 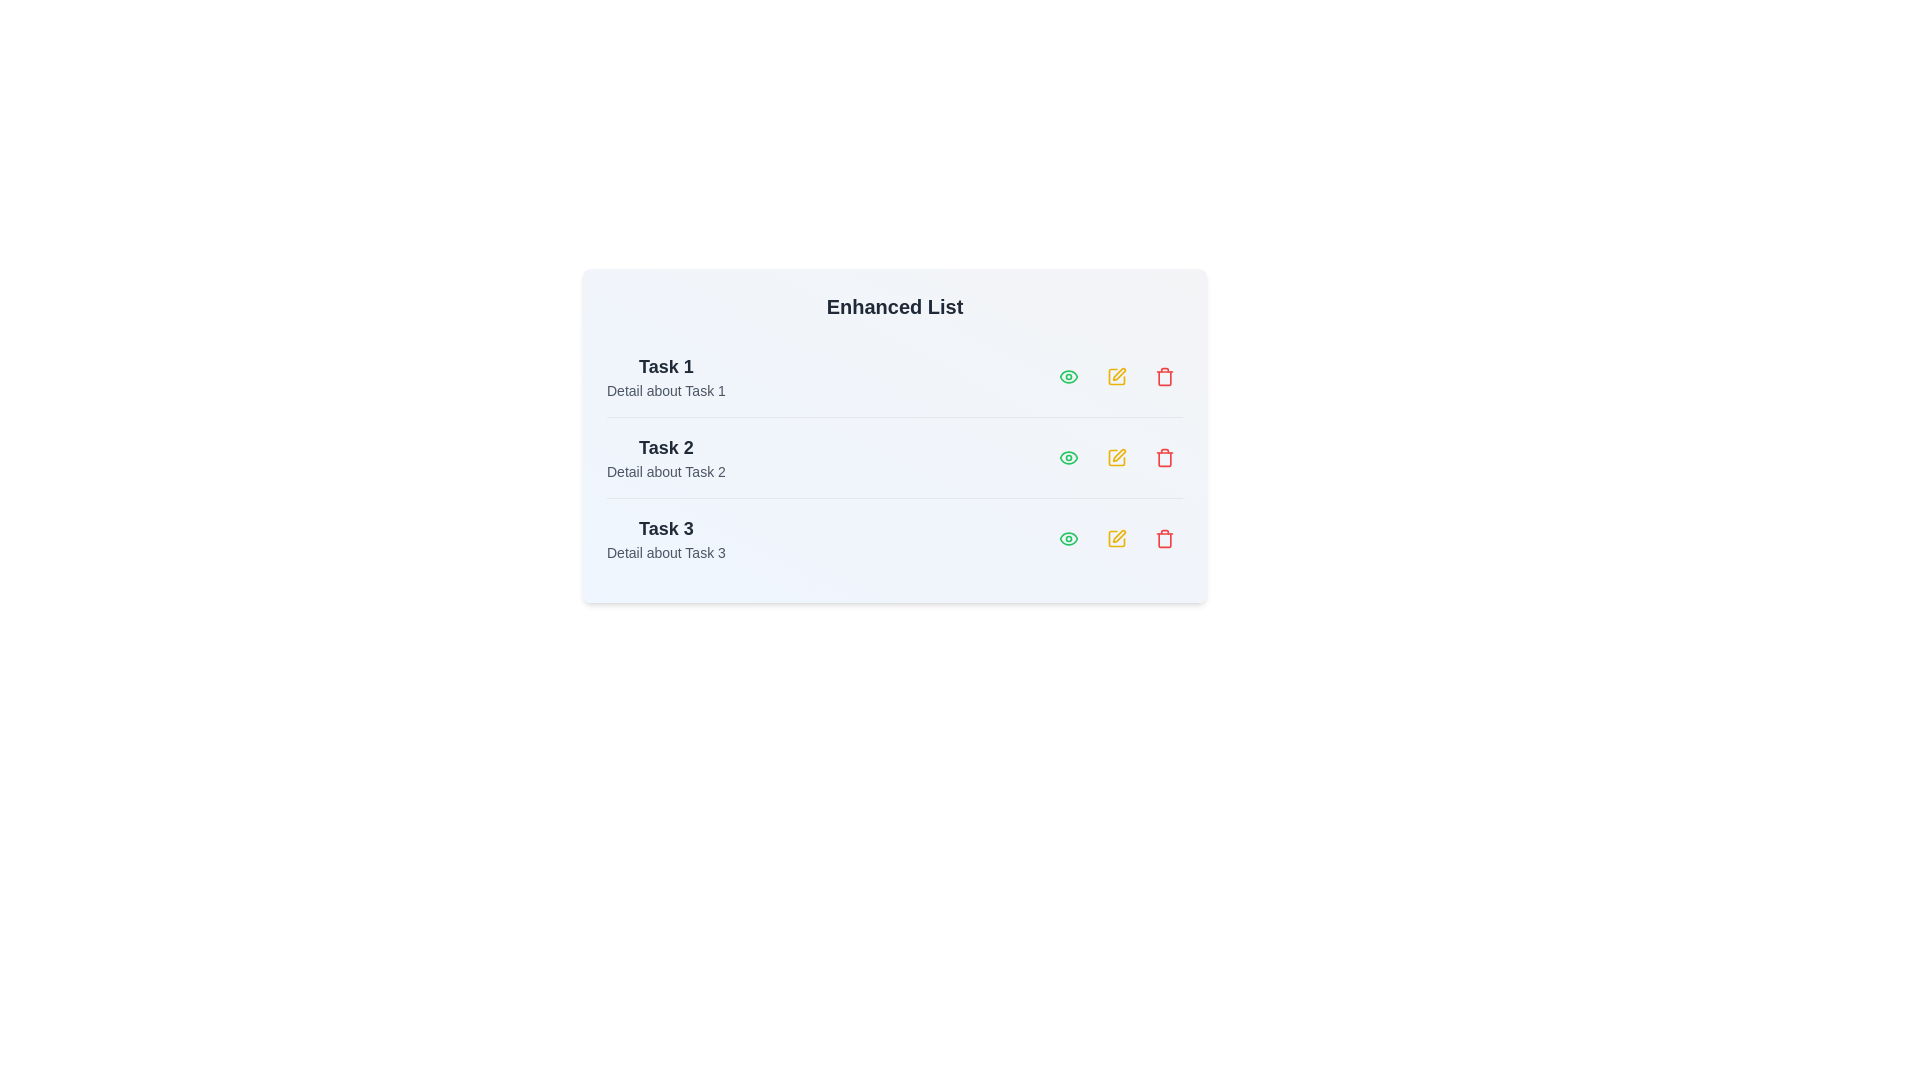 What do you see at coordinates (1165, 458) in the screenshot?
I see `the 'Trash' icon corresponding to the task labeled 'Task 2'` at bounding box center [1165, 458].